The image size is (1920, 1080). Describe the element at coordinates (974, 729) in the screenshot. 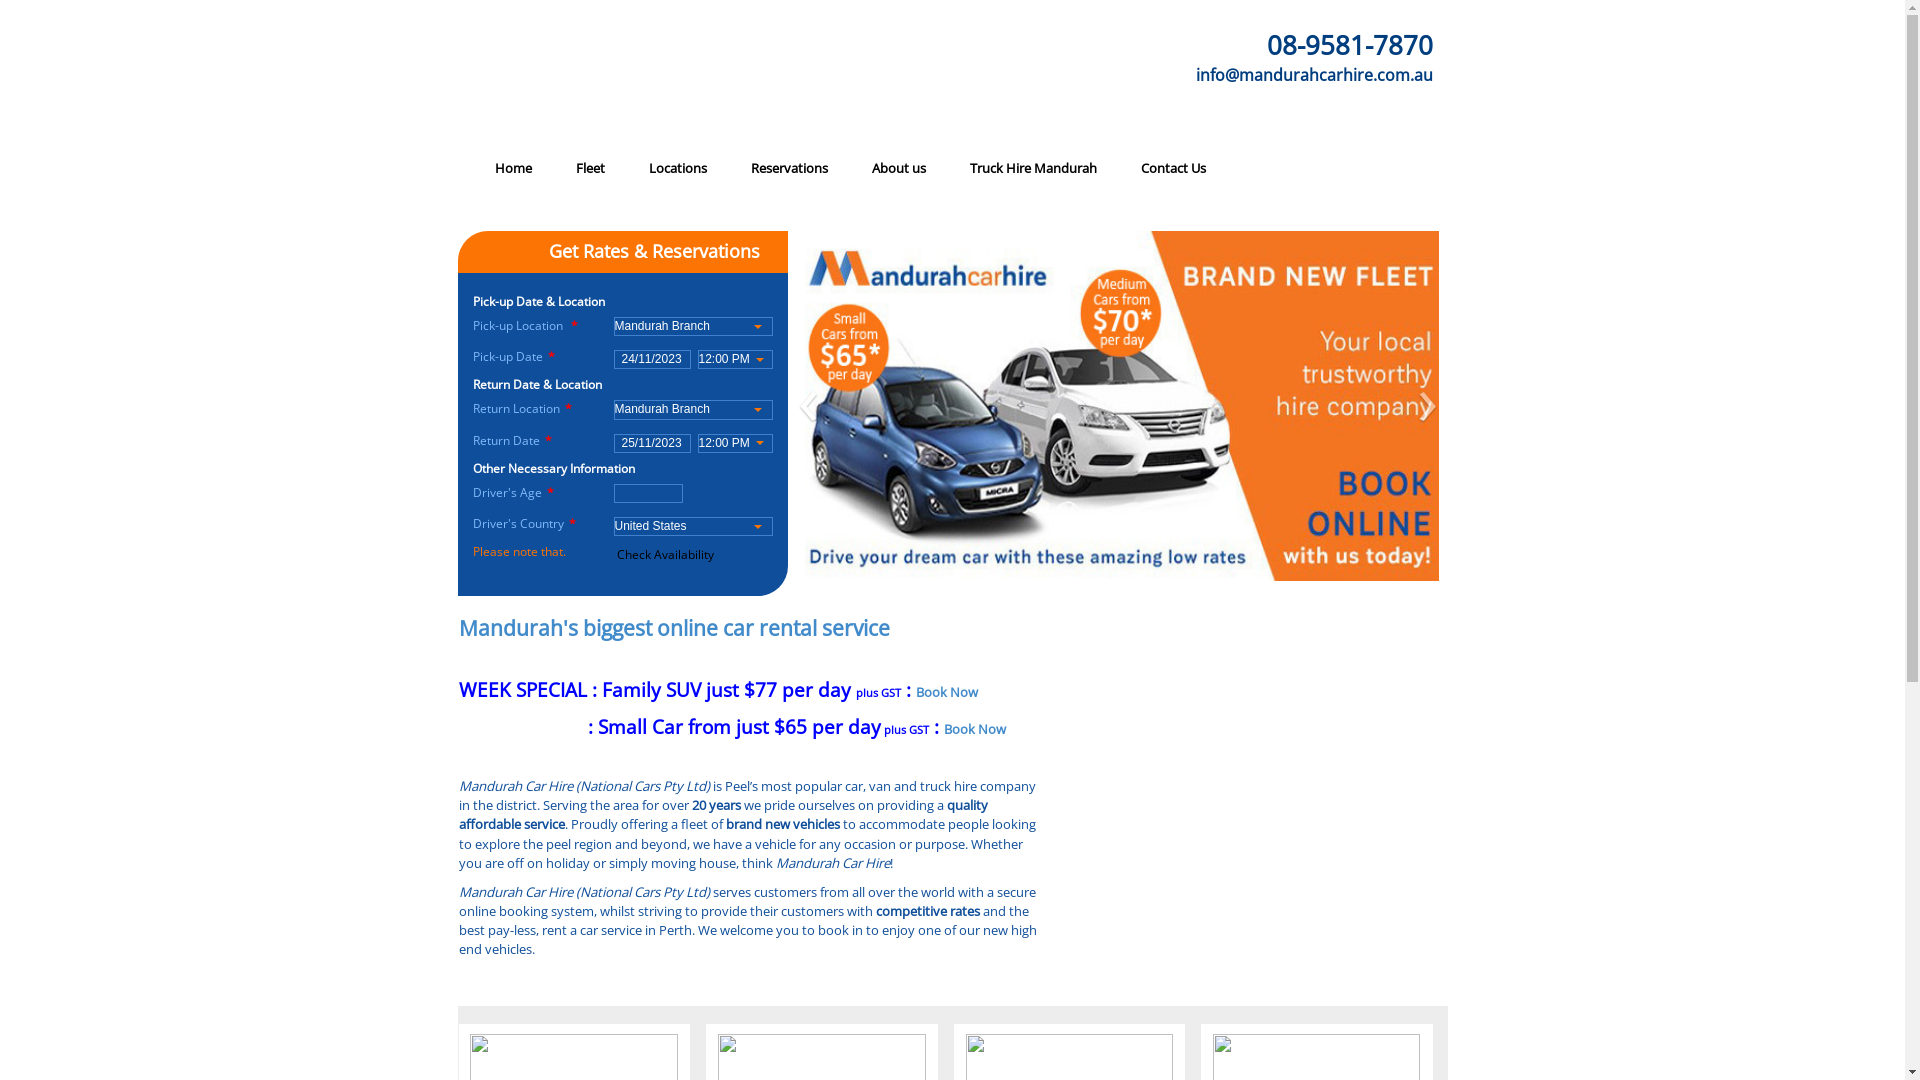

I see `'Book Now'` at that location.